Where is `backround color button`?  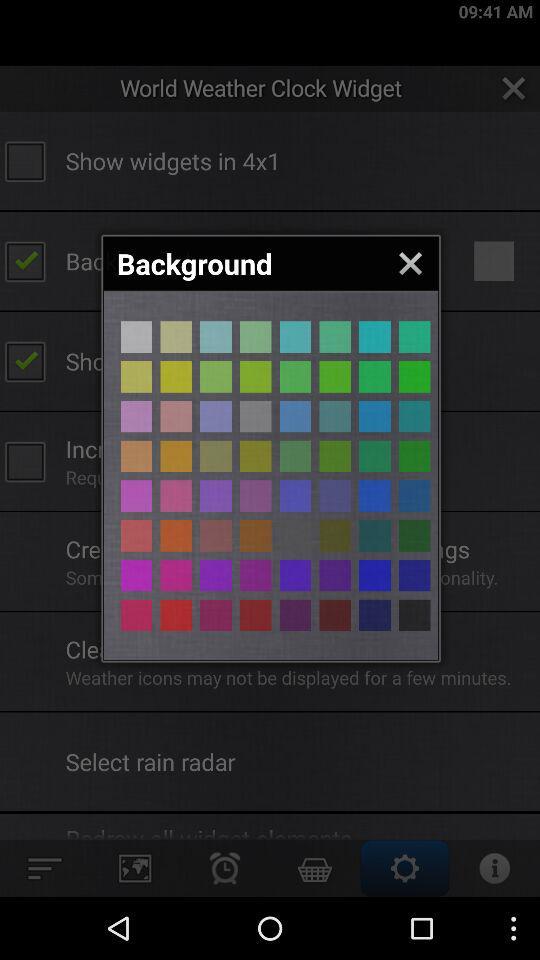
backround color button is located at coordinates (255, 614).